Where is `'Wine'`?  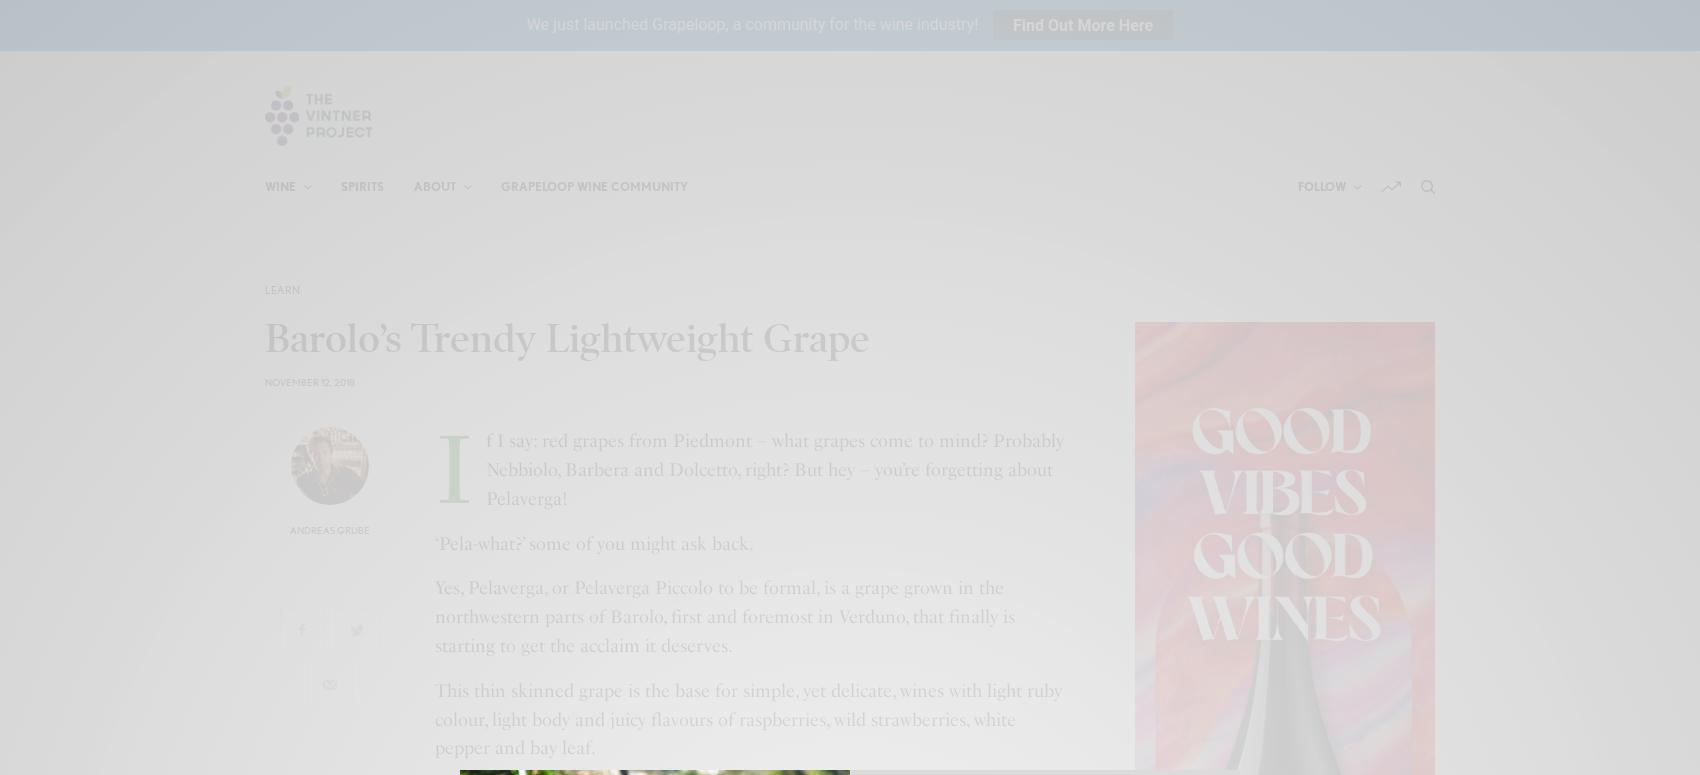 'Wine' is located at coordinates (265, 186).